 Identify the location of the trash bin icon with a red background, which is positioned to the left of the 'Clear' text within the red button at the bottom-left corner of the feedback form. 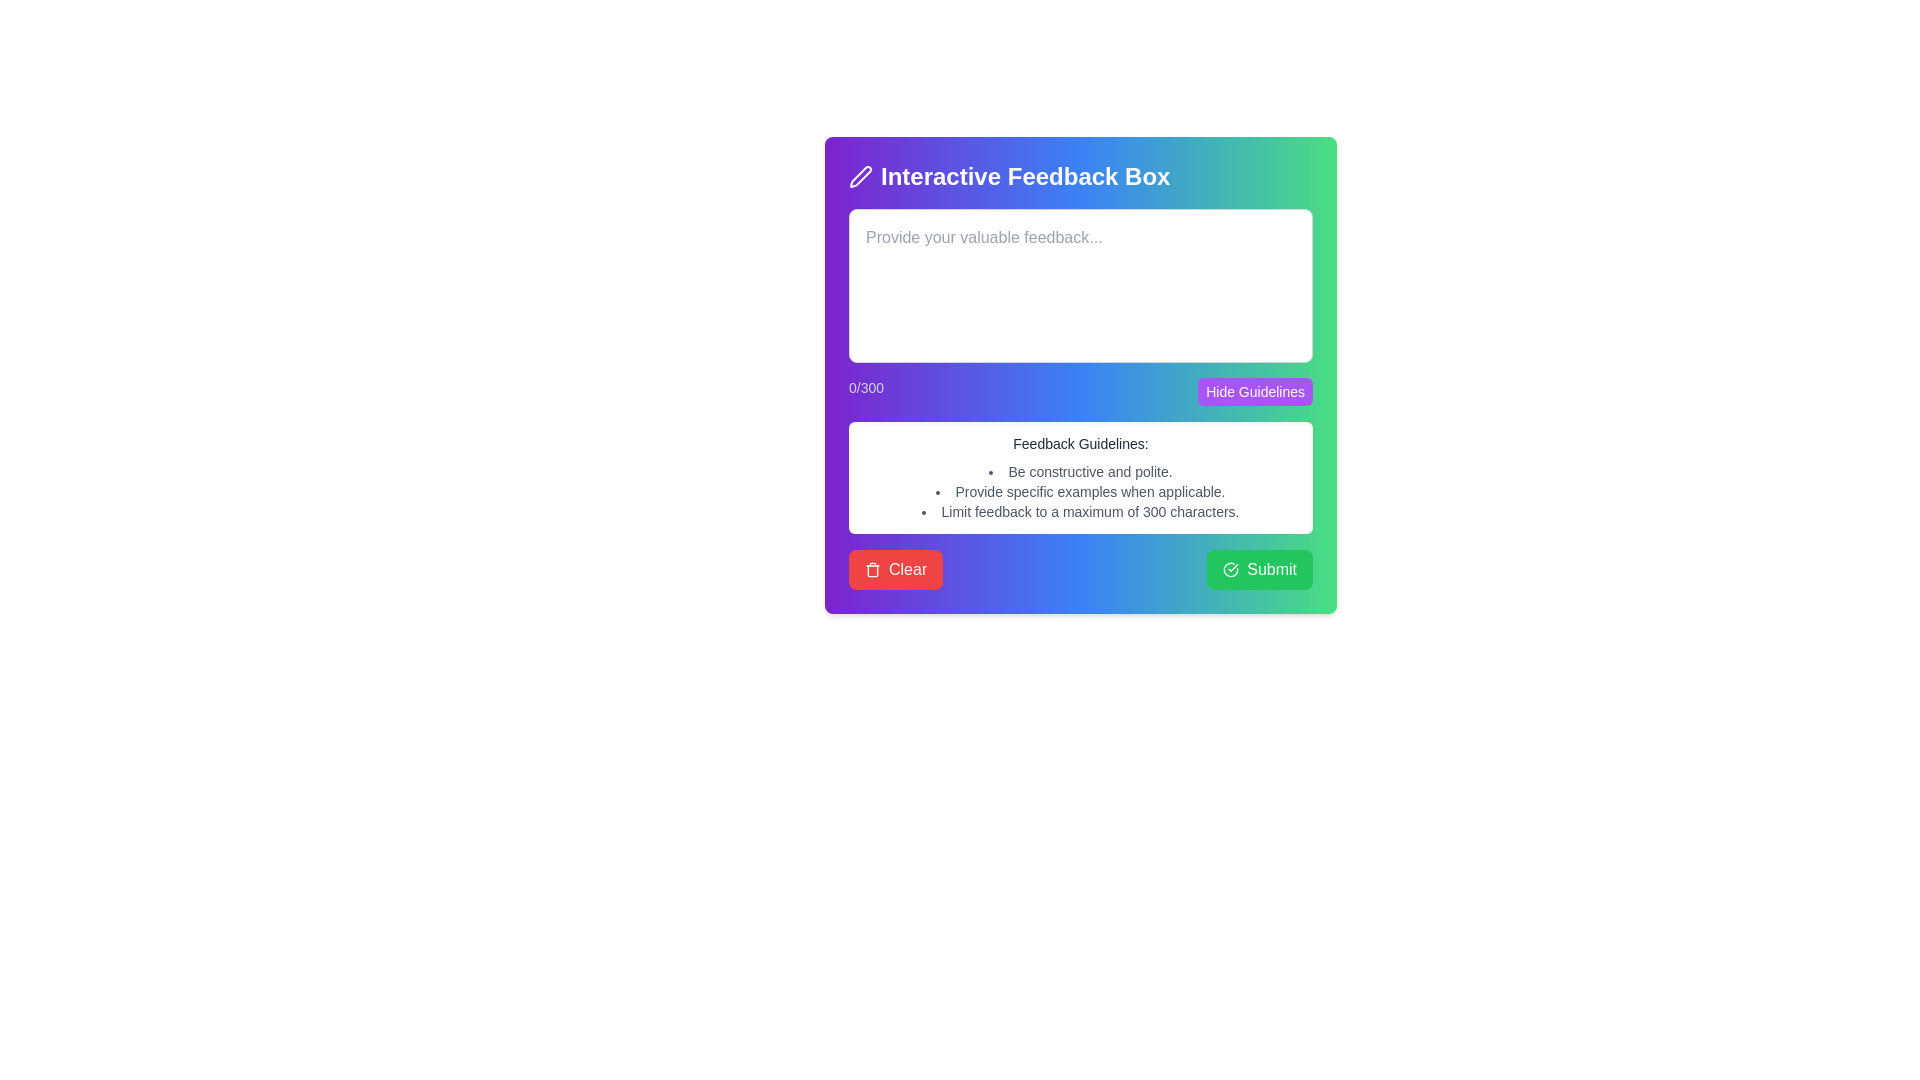
(873, 570).